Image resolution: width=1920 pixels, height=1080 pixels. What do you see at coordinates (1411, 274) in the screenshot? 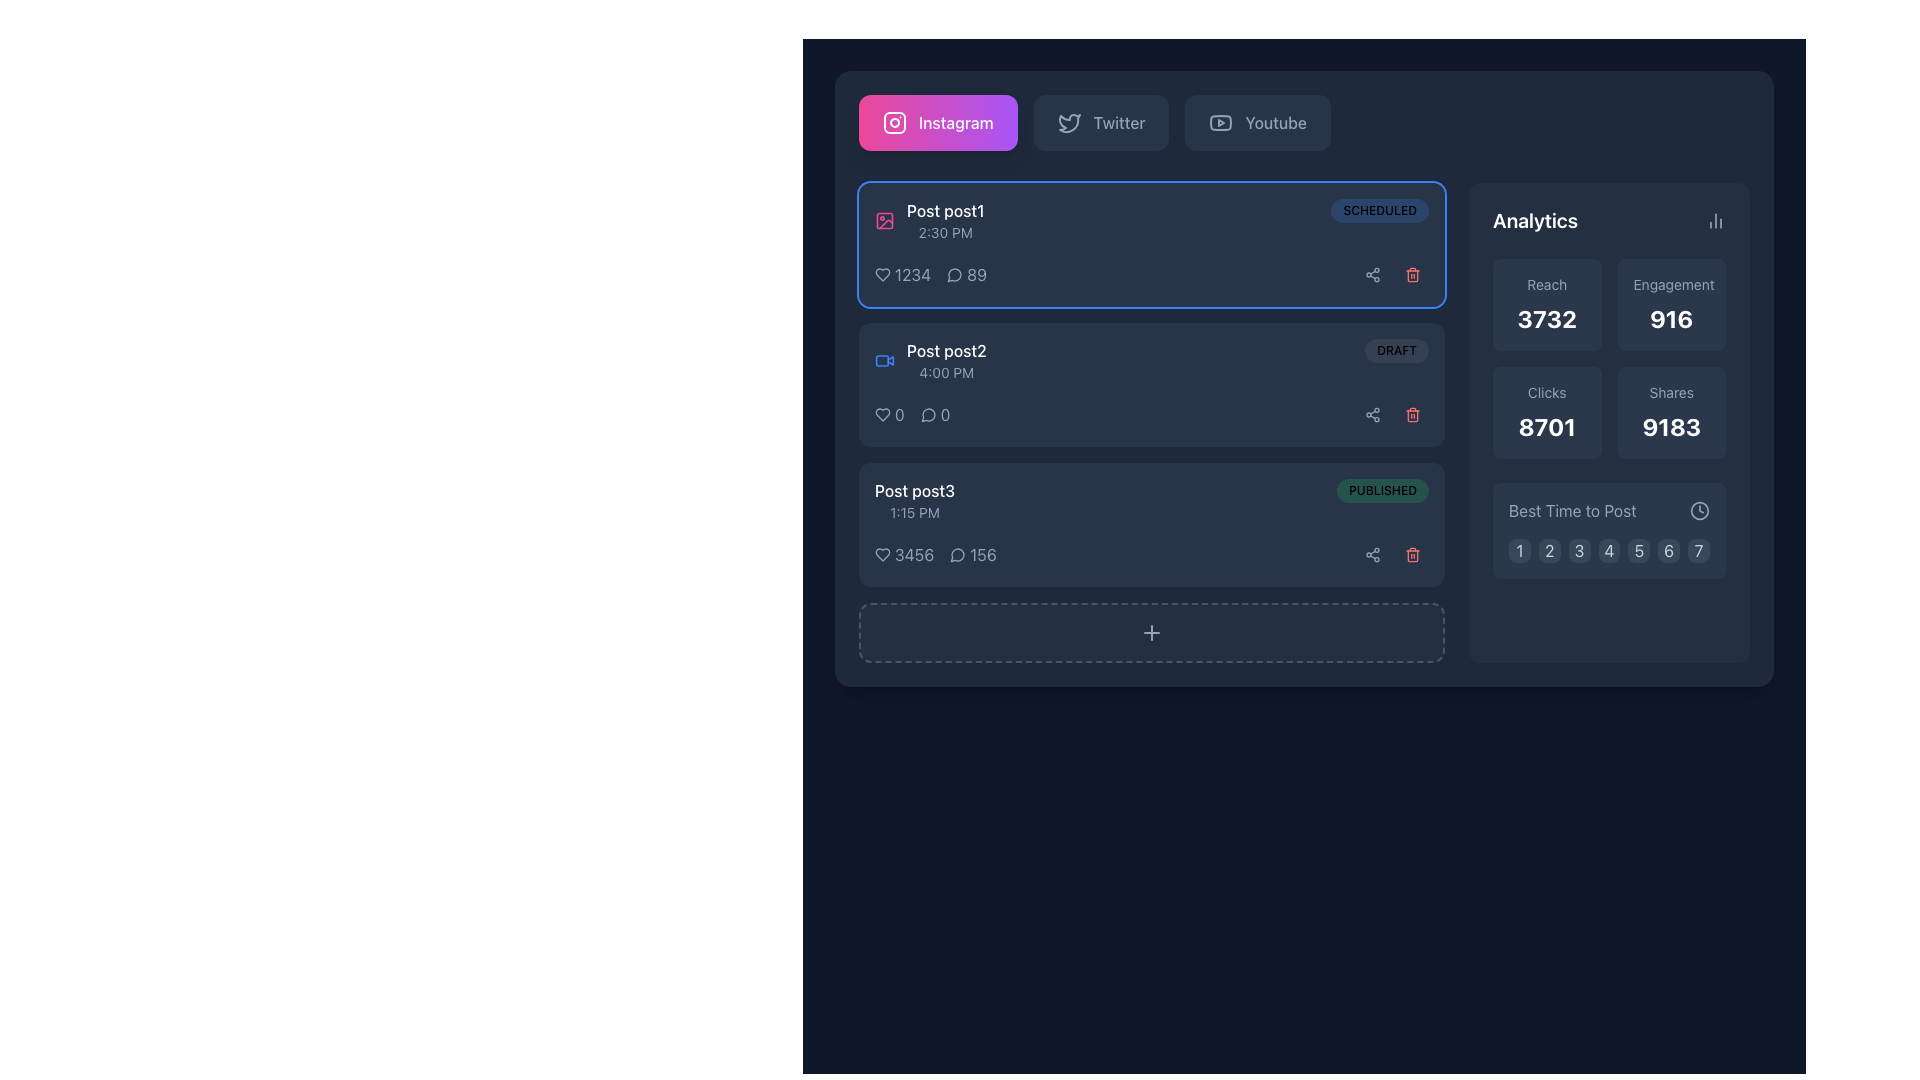
I see `the delete icon located on the far right side of the scheduled post details section` at bounding box center [1411, 274].